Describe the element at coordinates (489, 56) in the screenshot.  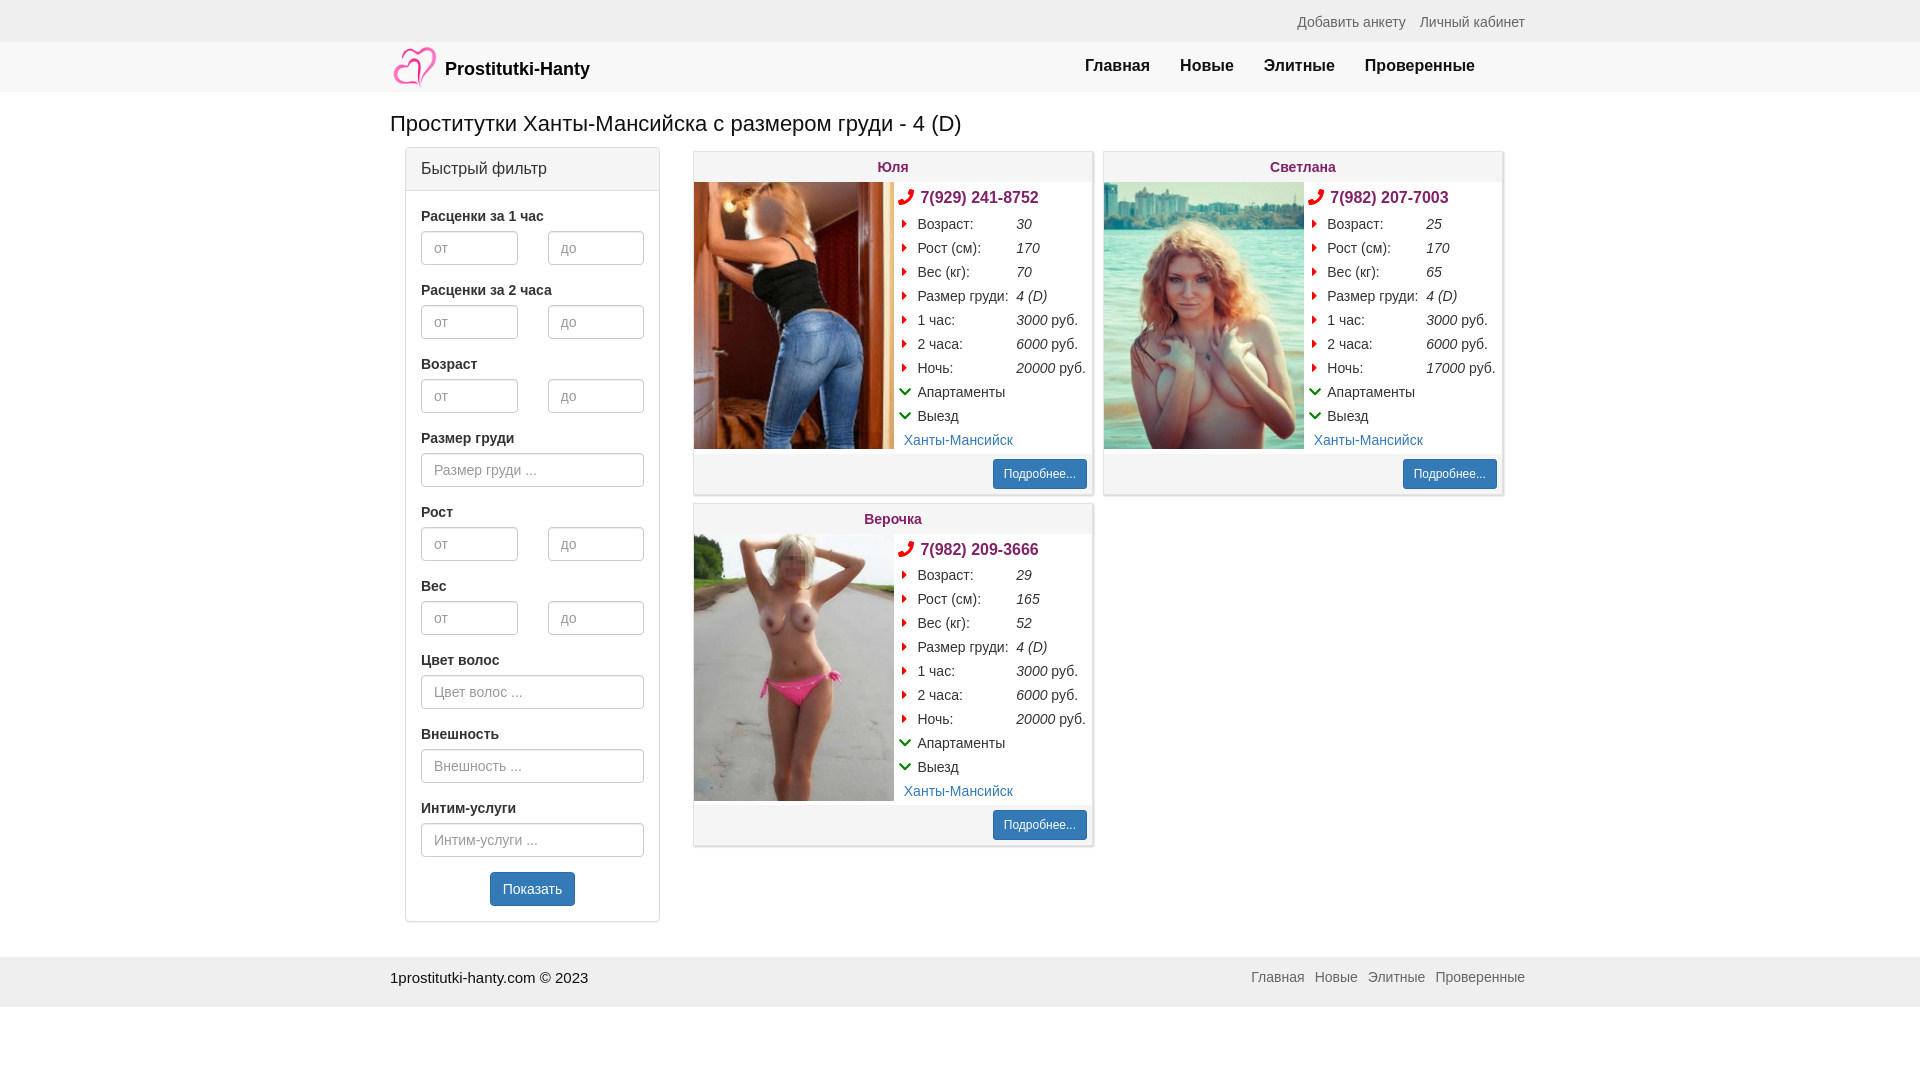
I see `'Prostitutki-Hanty'` at that location.